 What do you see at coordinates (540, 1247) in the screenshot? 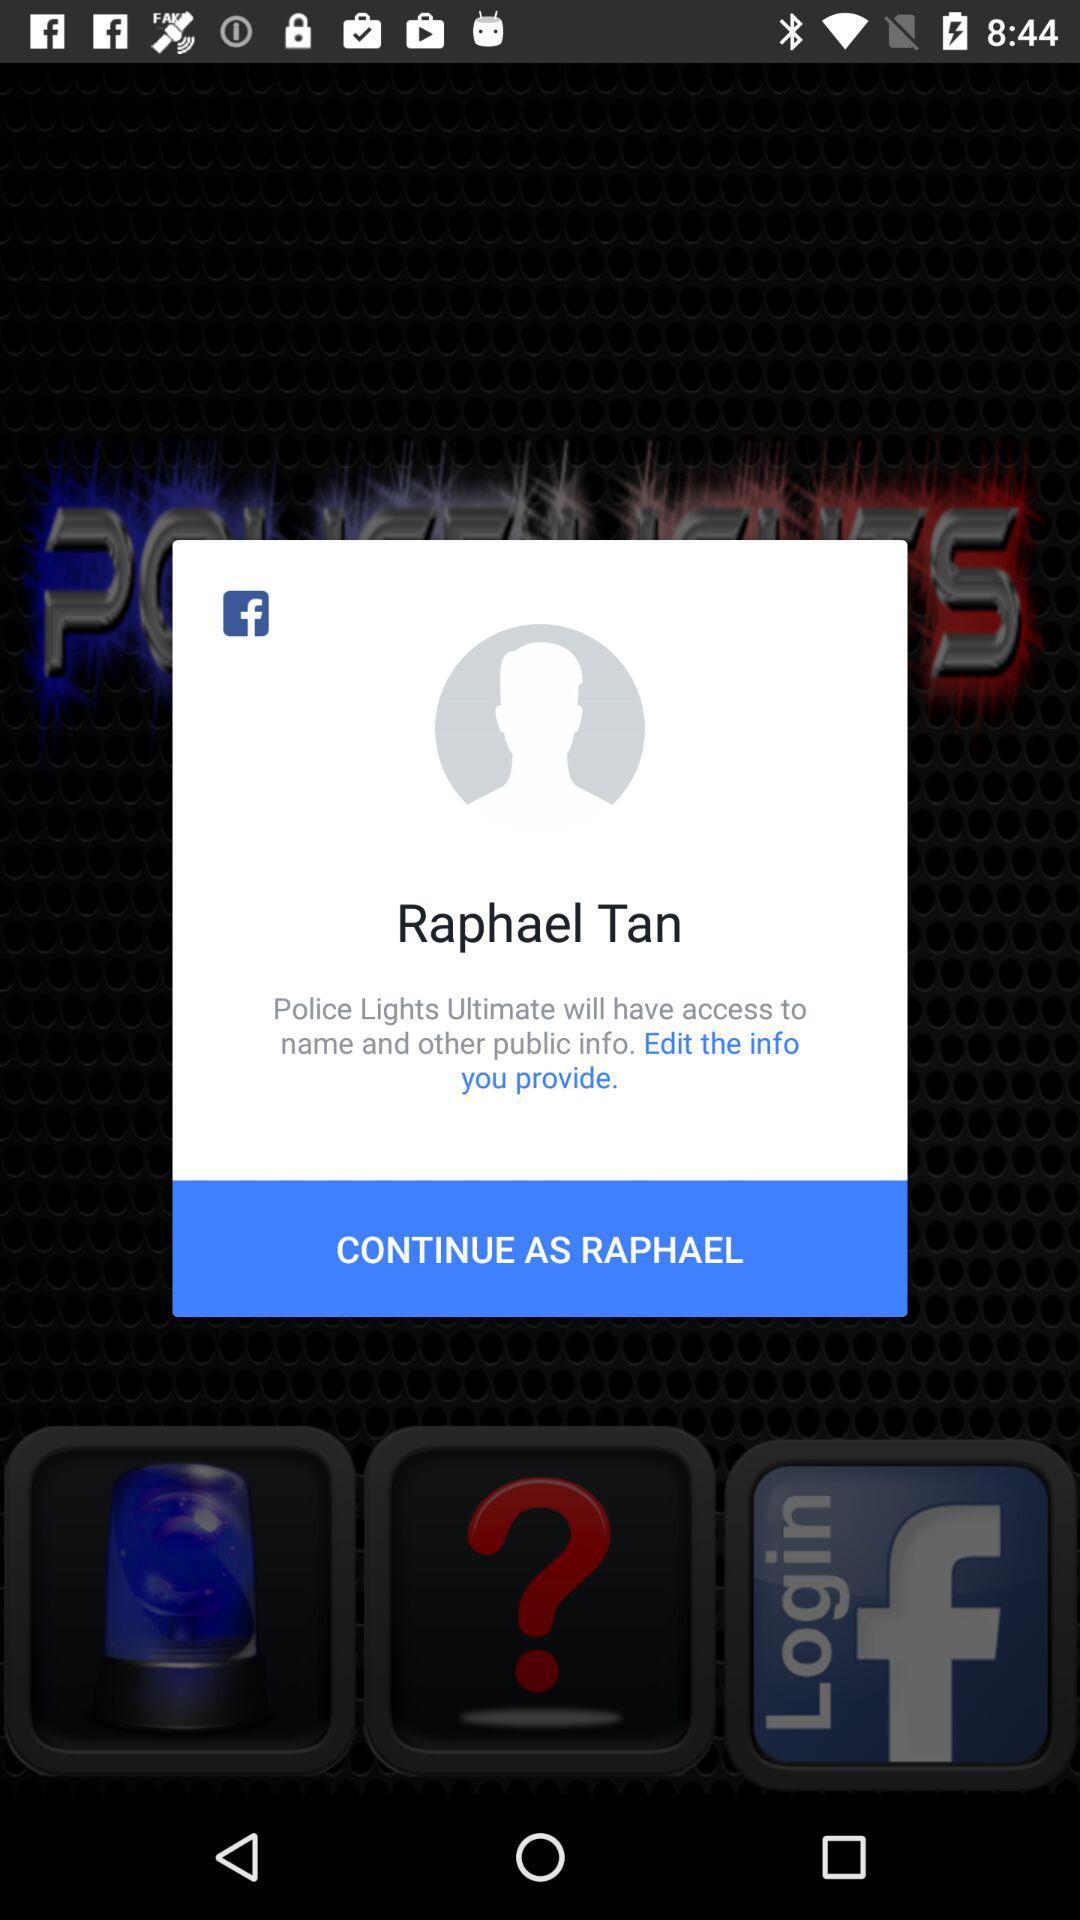
I see `the continue as raphael icon` at bounding box center [540, 1247].